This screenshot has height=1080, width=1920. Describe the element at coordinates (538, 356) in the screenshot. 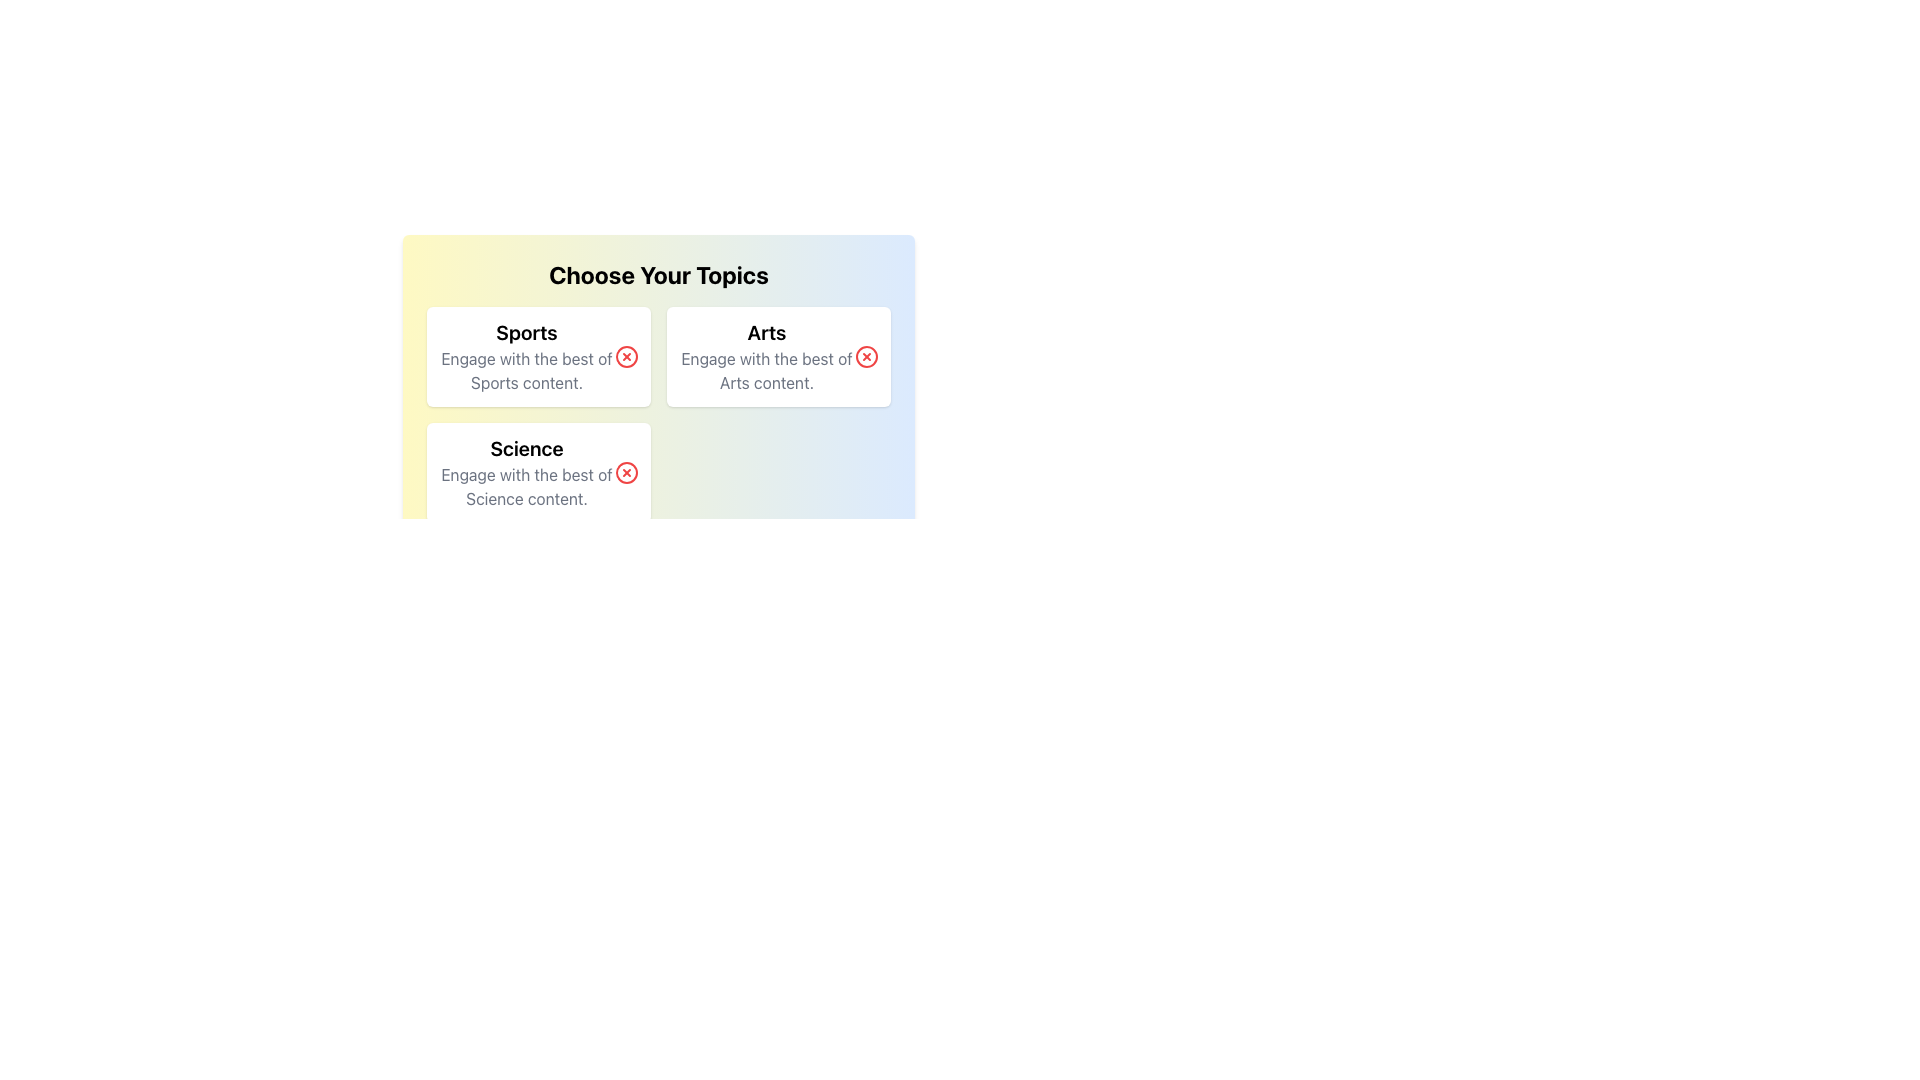

I see `the 'Sports' topic card located in the upper-left corner of the grid, which is the first card in a layout with 'Arts' to the right and 'Science' below` at that location.